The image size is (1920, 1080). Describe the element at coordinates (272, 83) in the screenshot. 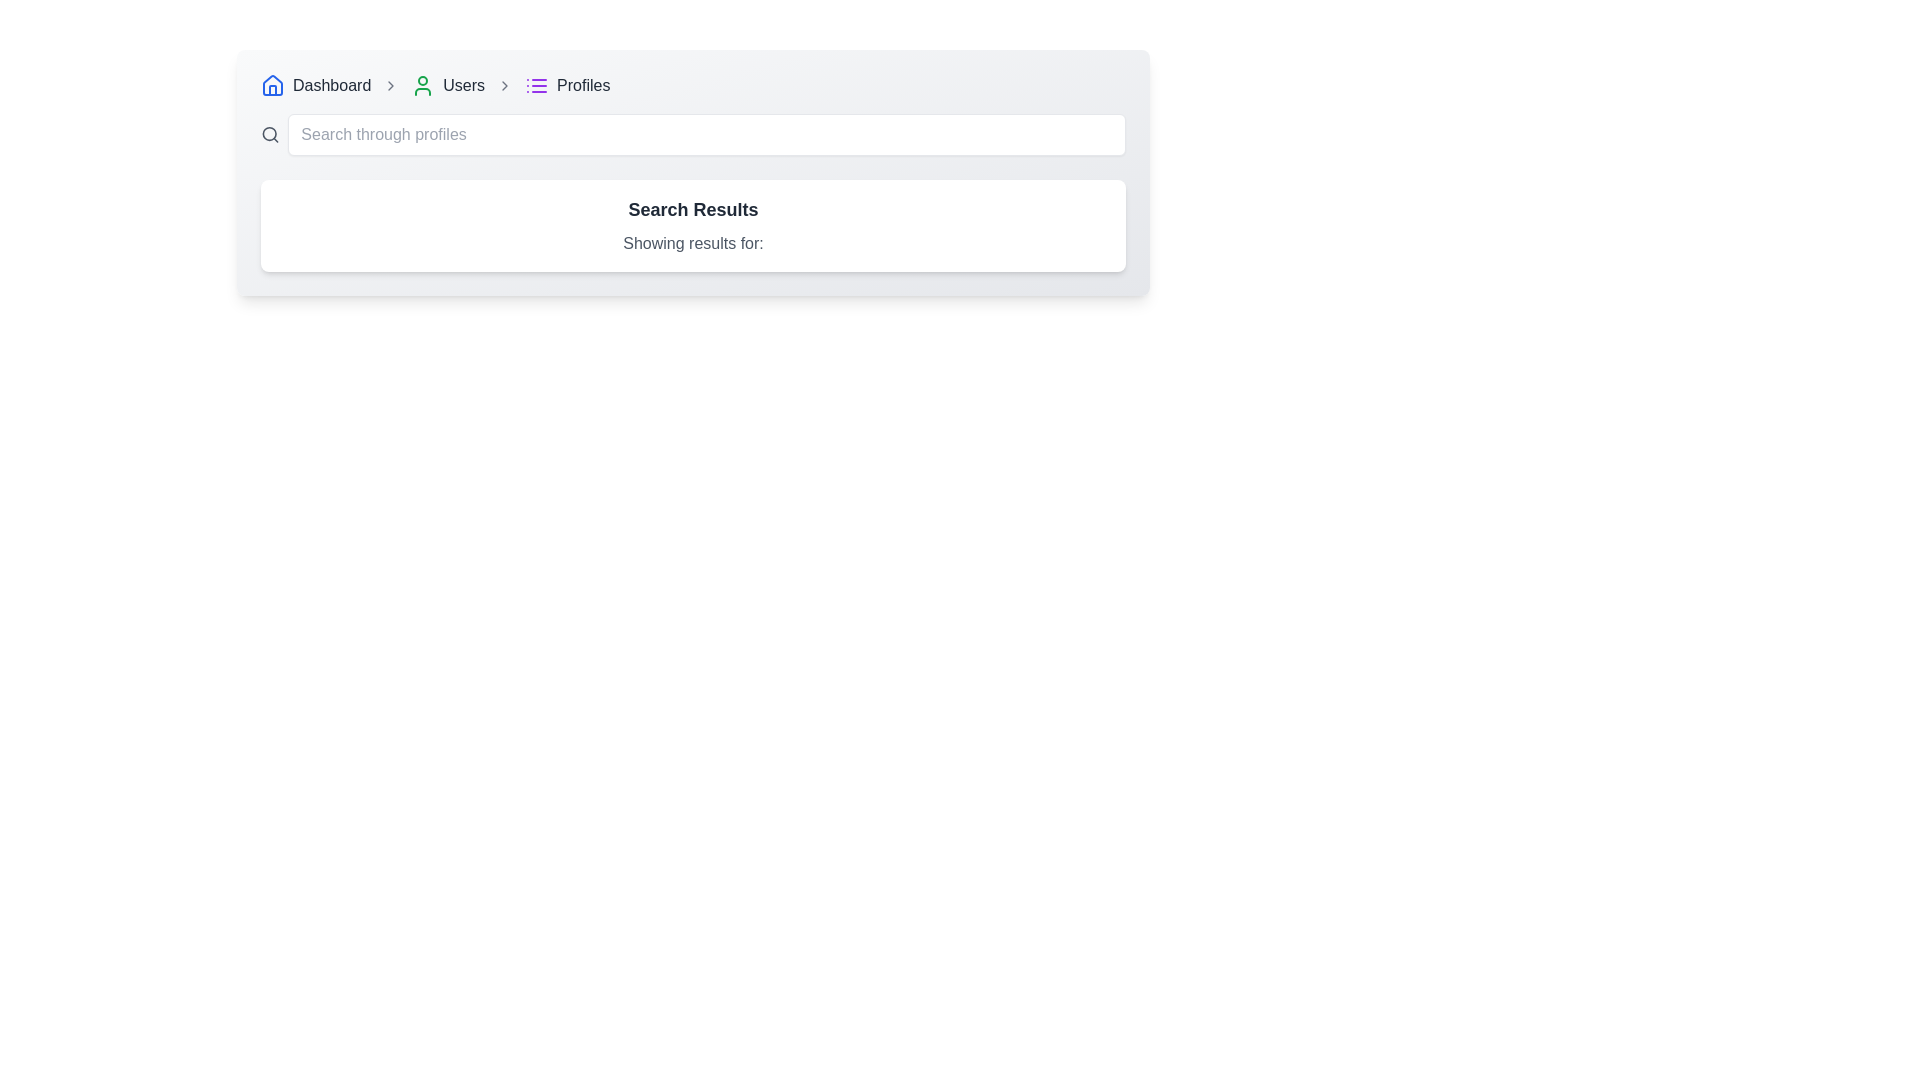

I see `the blue house icon located in the top-left corner of the interface, next to the breadcrumb navigation bar` at that location.